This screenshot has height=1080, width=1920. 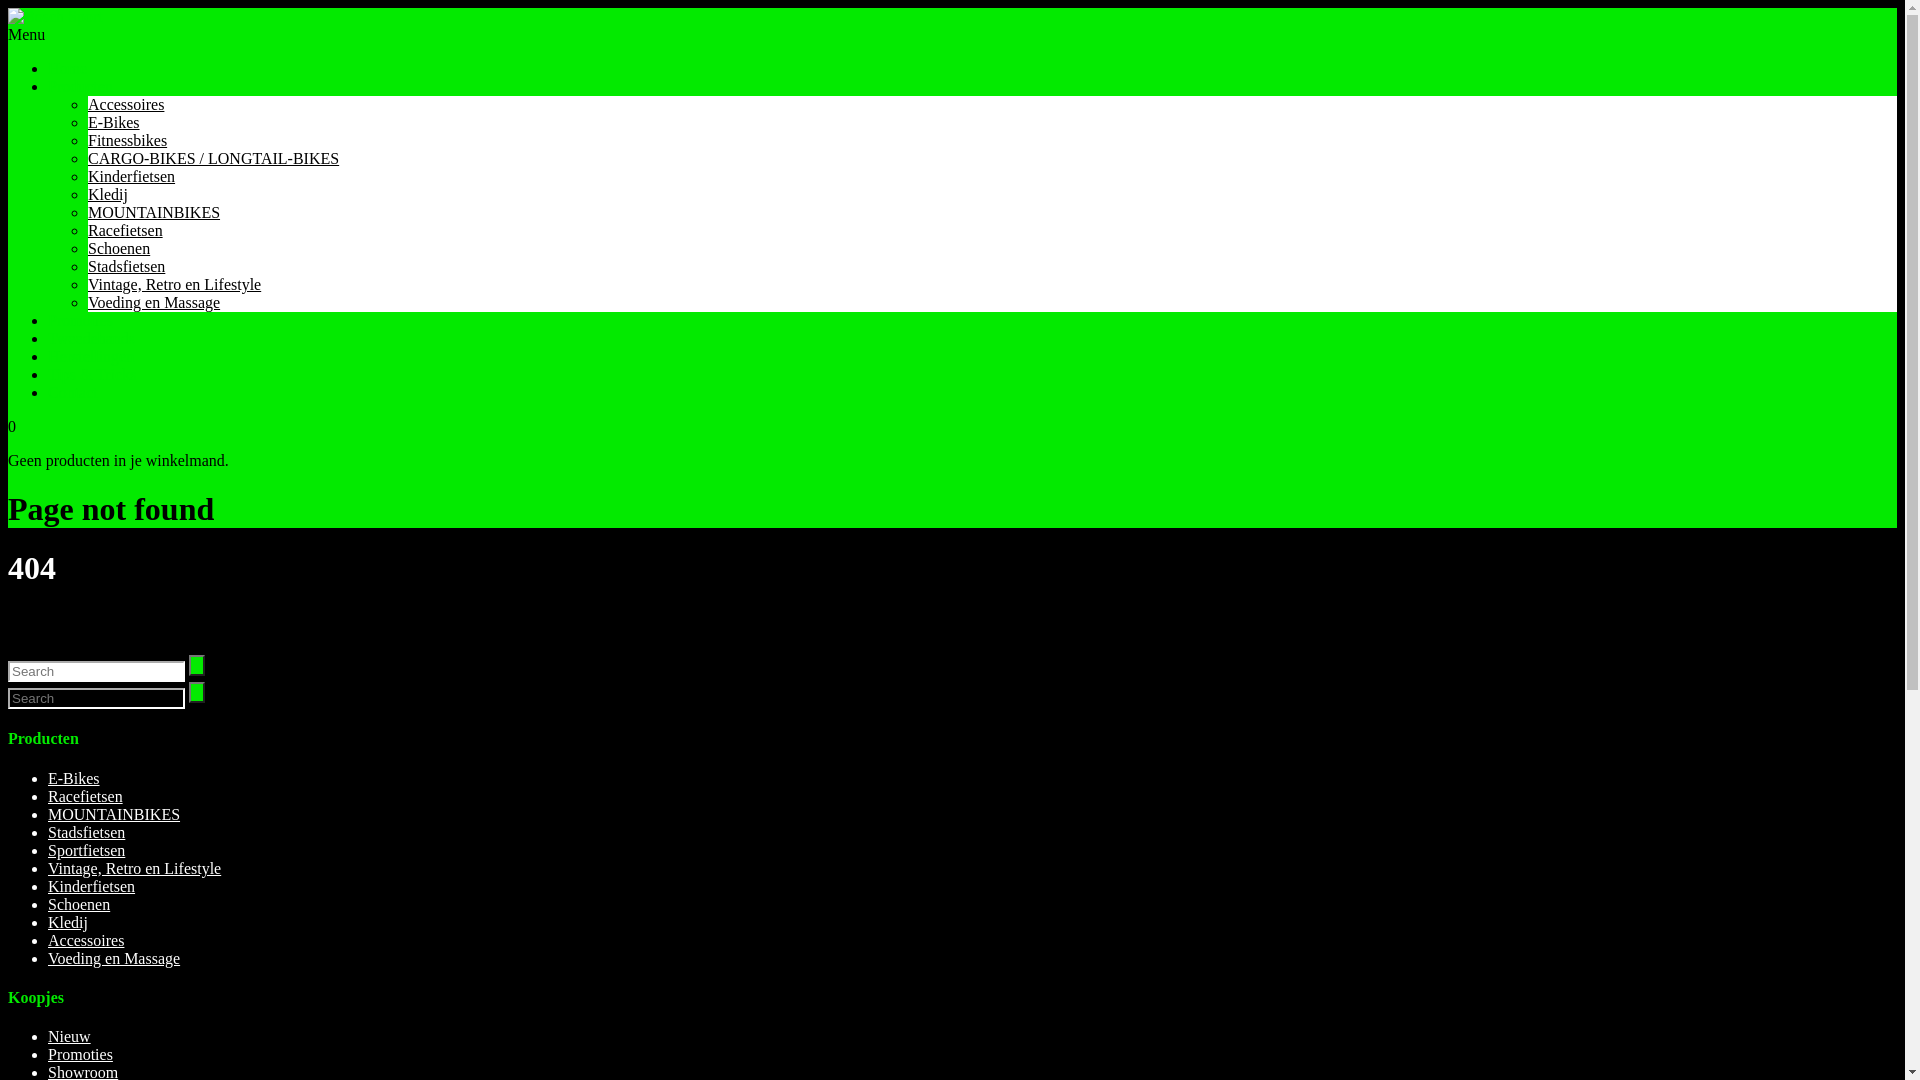 I want to click on 'Home', so click(x=67, y=67).